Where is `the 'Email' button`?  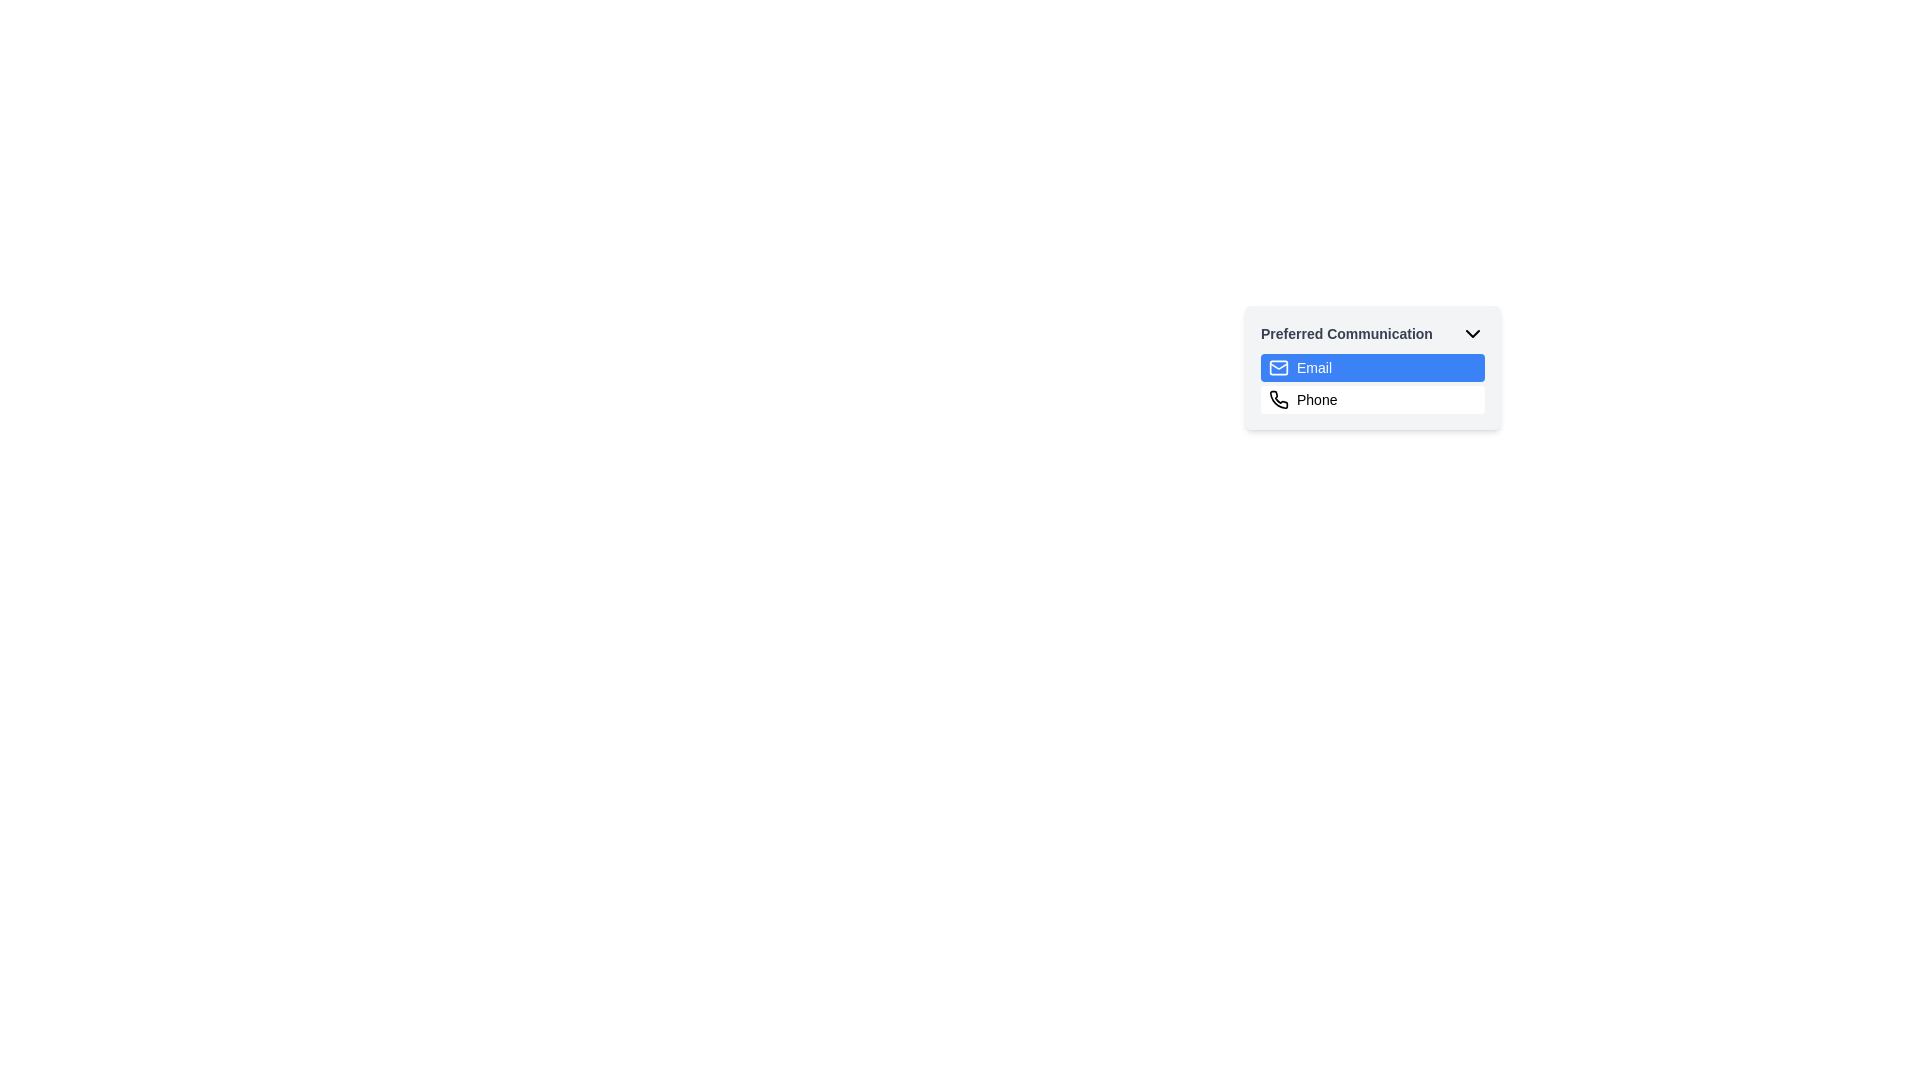
the 'Email' button is located at coordinates (1371, 367).